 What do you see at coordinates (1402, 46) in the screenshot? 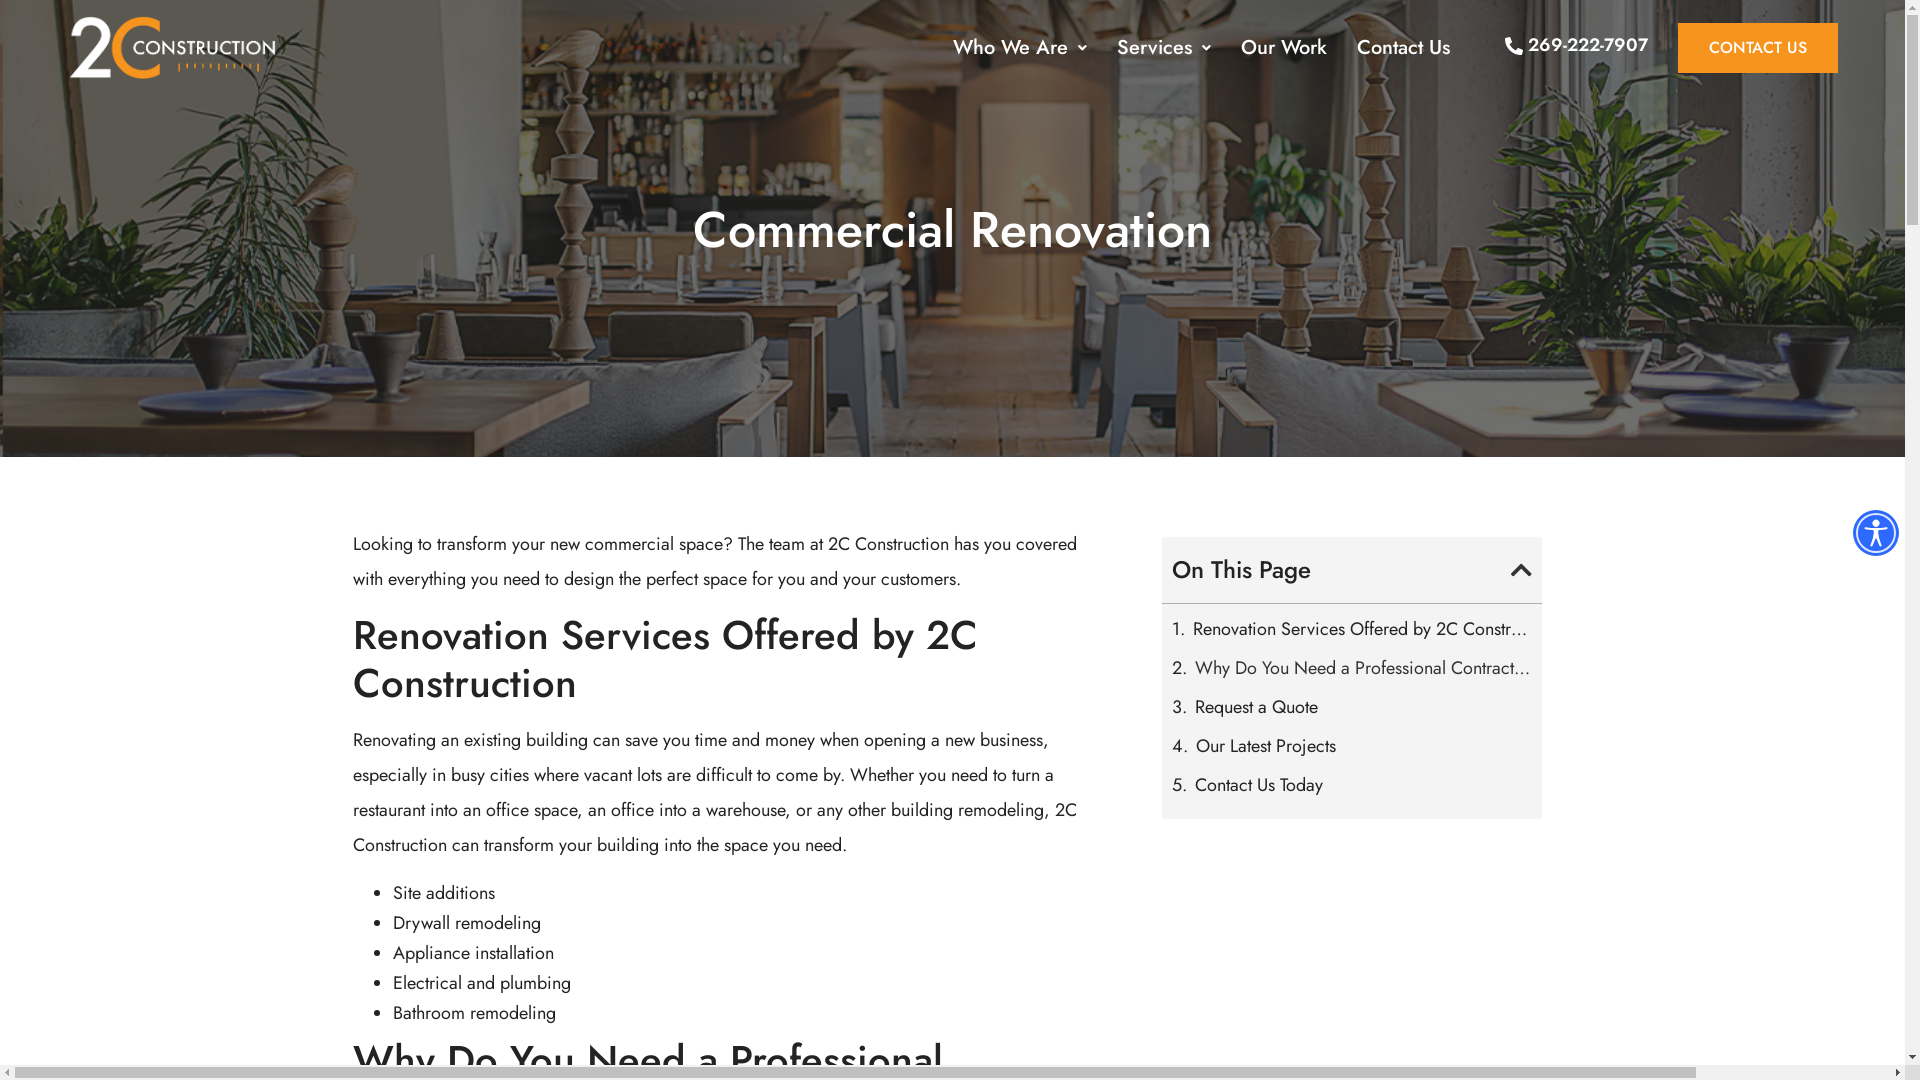
I see `'Contact Us'` at bounding box center [1402, 46].